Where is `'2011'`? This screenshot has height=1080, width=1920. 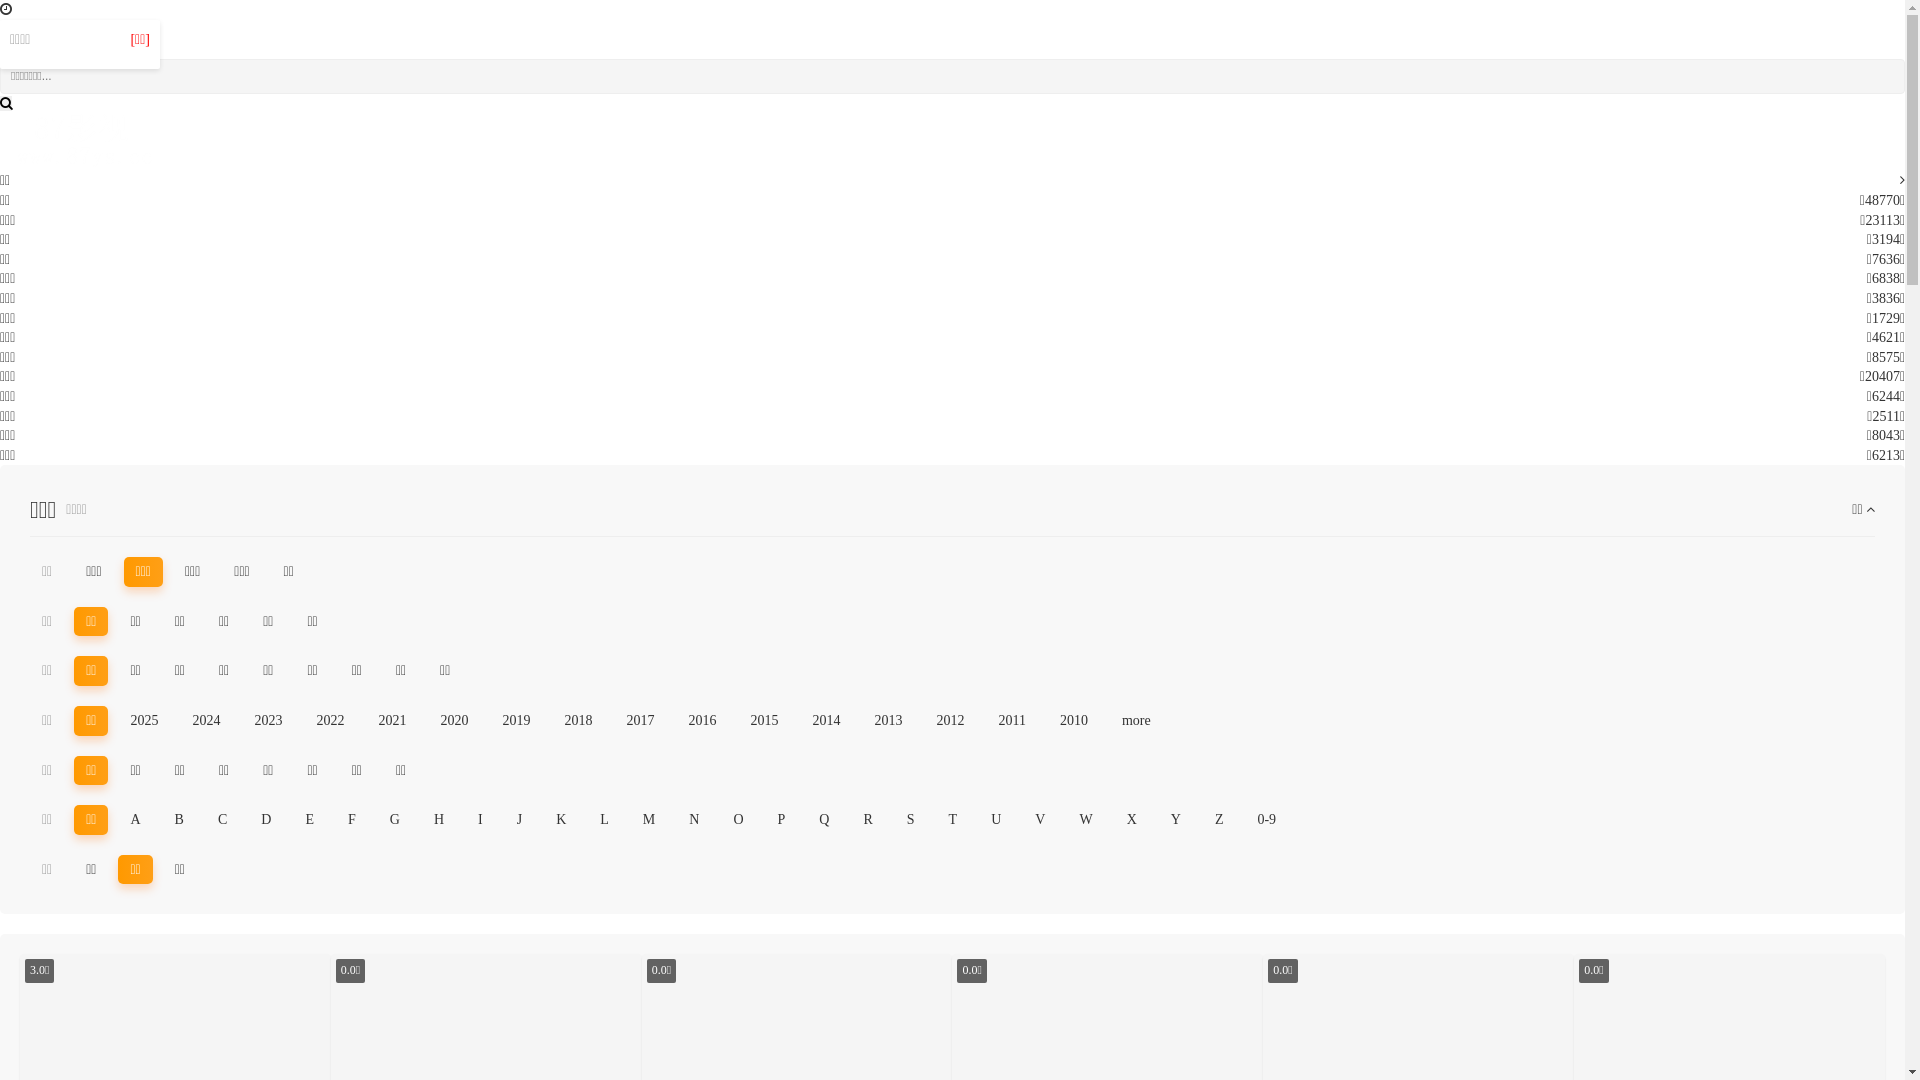
'2011' is located at coordinates (1011, 721).